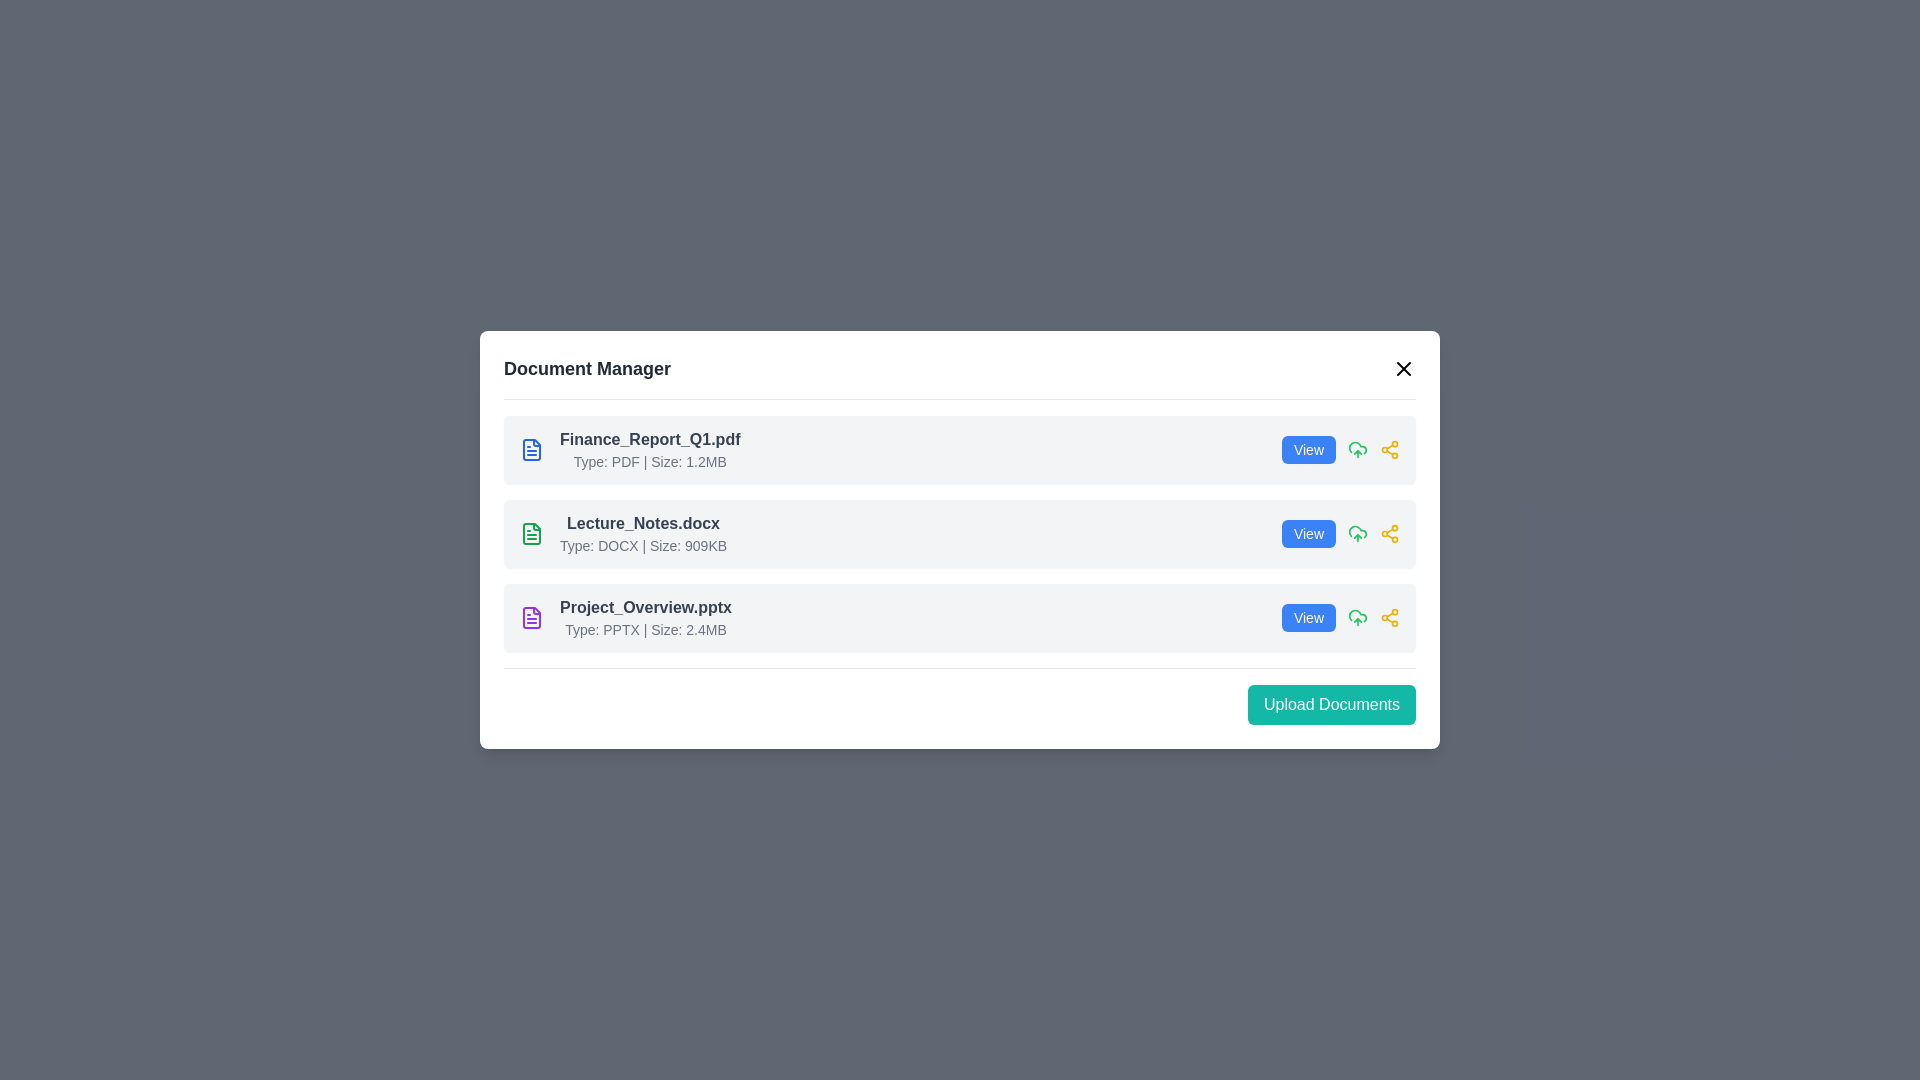 Image resolution: width=1920 pixels, height=1080 pixels. What do you see at coordinates (960, 695) in the screenshot?
I see `the upload button located at the bottom-right corner of the document management interface to initiate the upload process` at bounding box center [960, 695].